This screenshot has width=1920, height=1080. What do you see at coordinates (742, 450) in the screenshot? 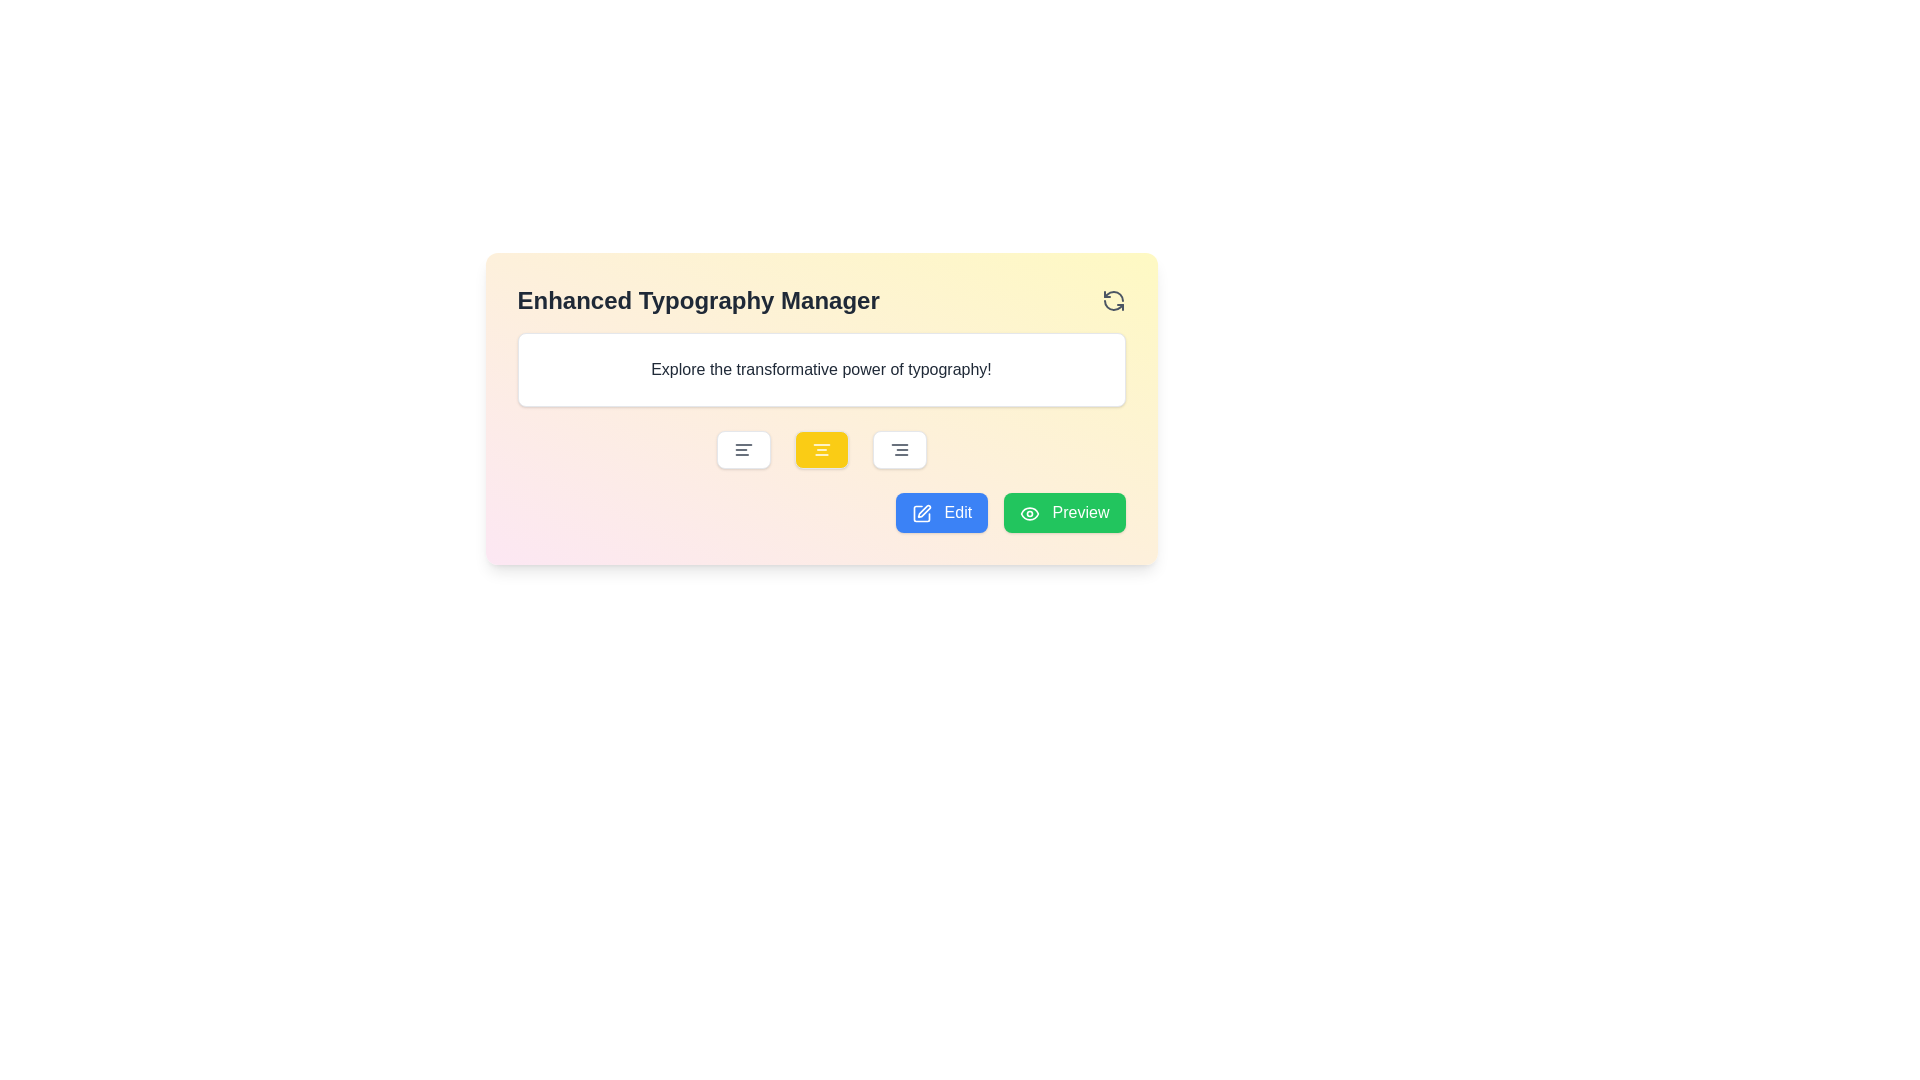
I see `the button containing the icon resembling a text alignment symbol` at bounding box center [742, 450].